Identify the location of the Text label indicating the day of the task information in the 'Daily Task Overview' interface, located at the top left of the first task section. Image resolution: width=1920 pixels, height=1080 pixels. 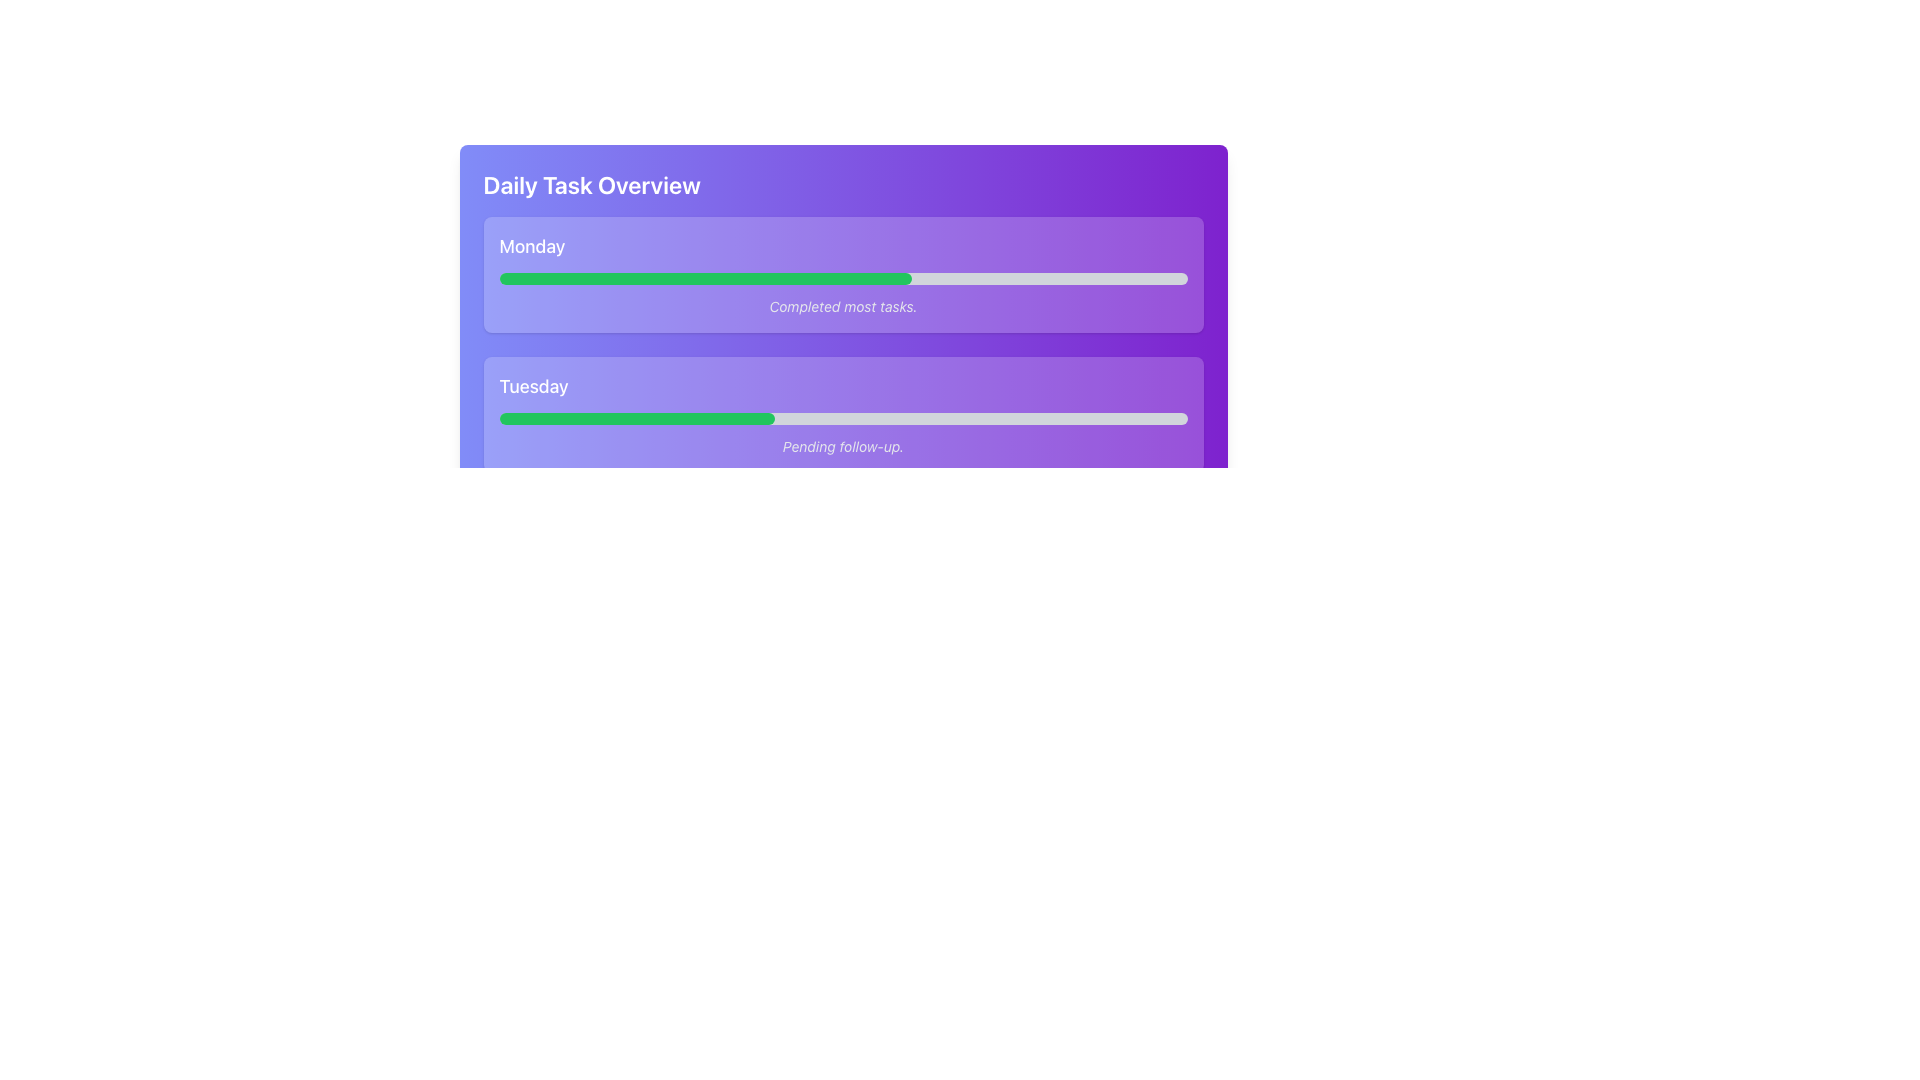
(532, 245).